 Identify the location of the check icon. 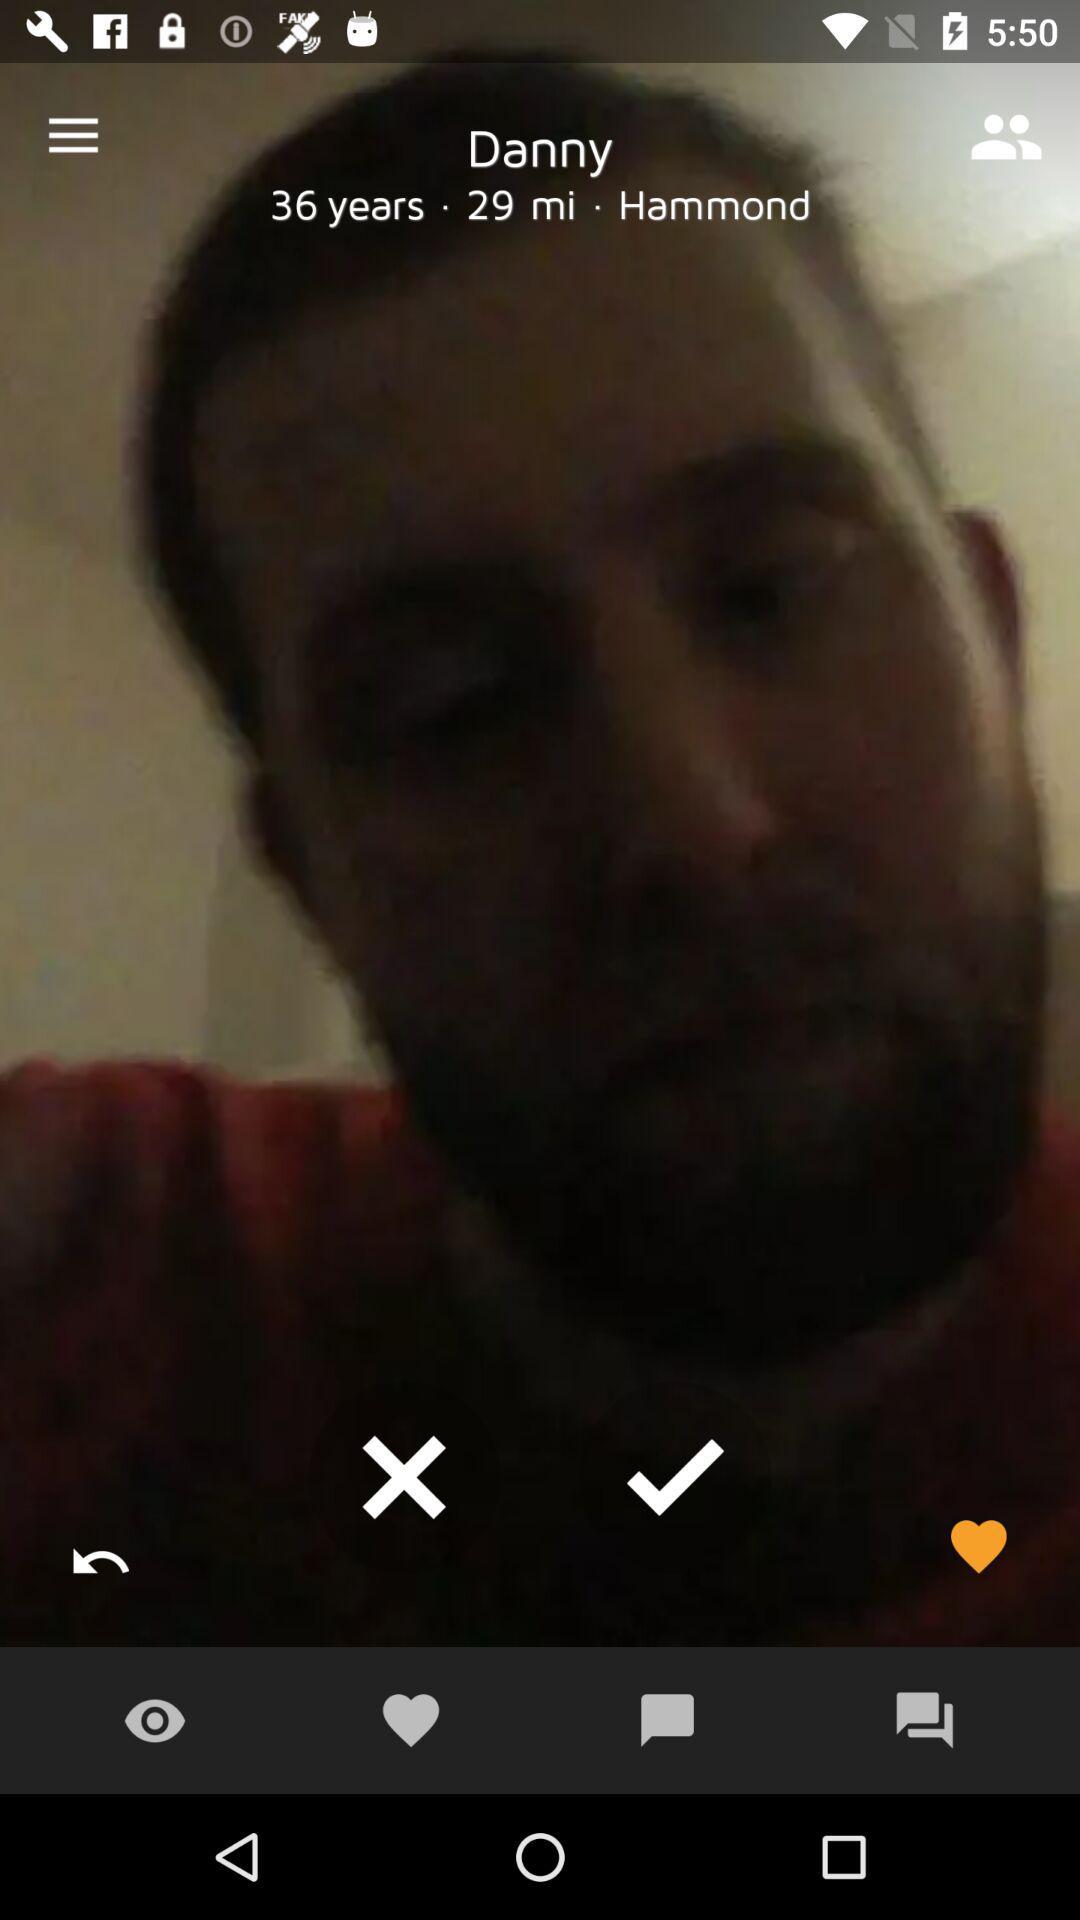
(675, 1477).